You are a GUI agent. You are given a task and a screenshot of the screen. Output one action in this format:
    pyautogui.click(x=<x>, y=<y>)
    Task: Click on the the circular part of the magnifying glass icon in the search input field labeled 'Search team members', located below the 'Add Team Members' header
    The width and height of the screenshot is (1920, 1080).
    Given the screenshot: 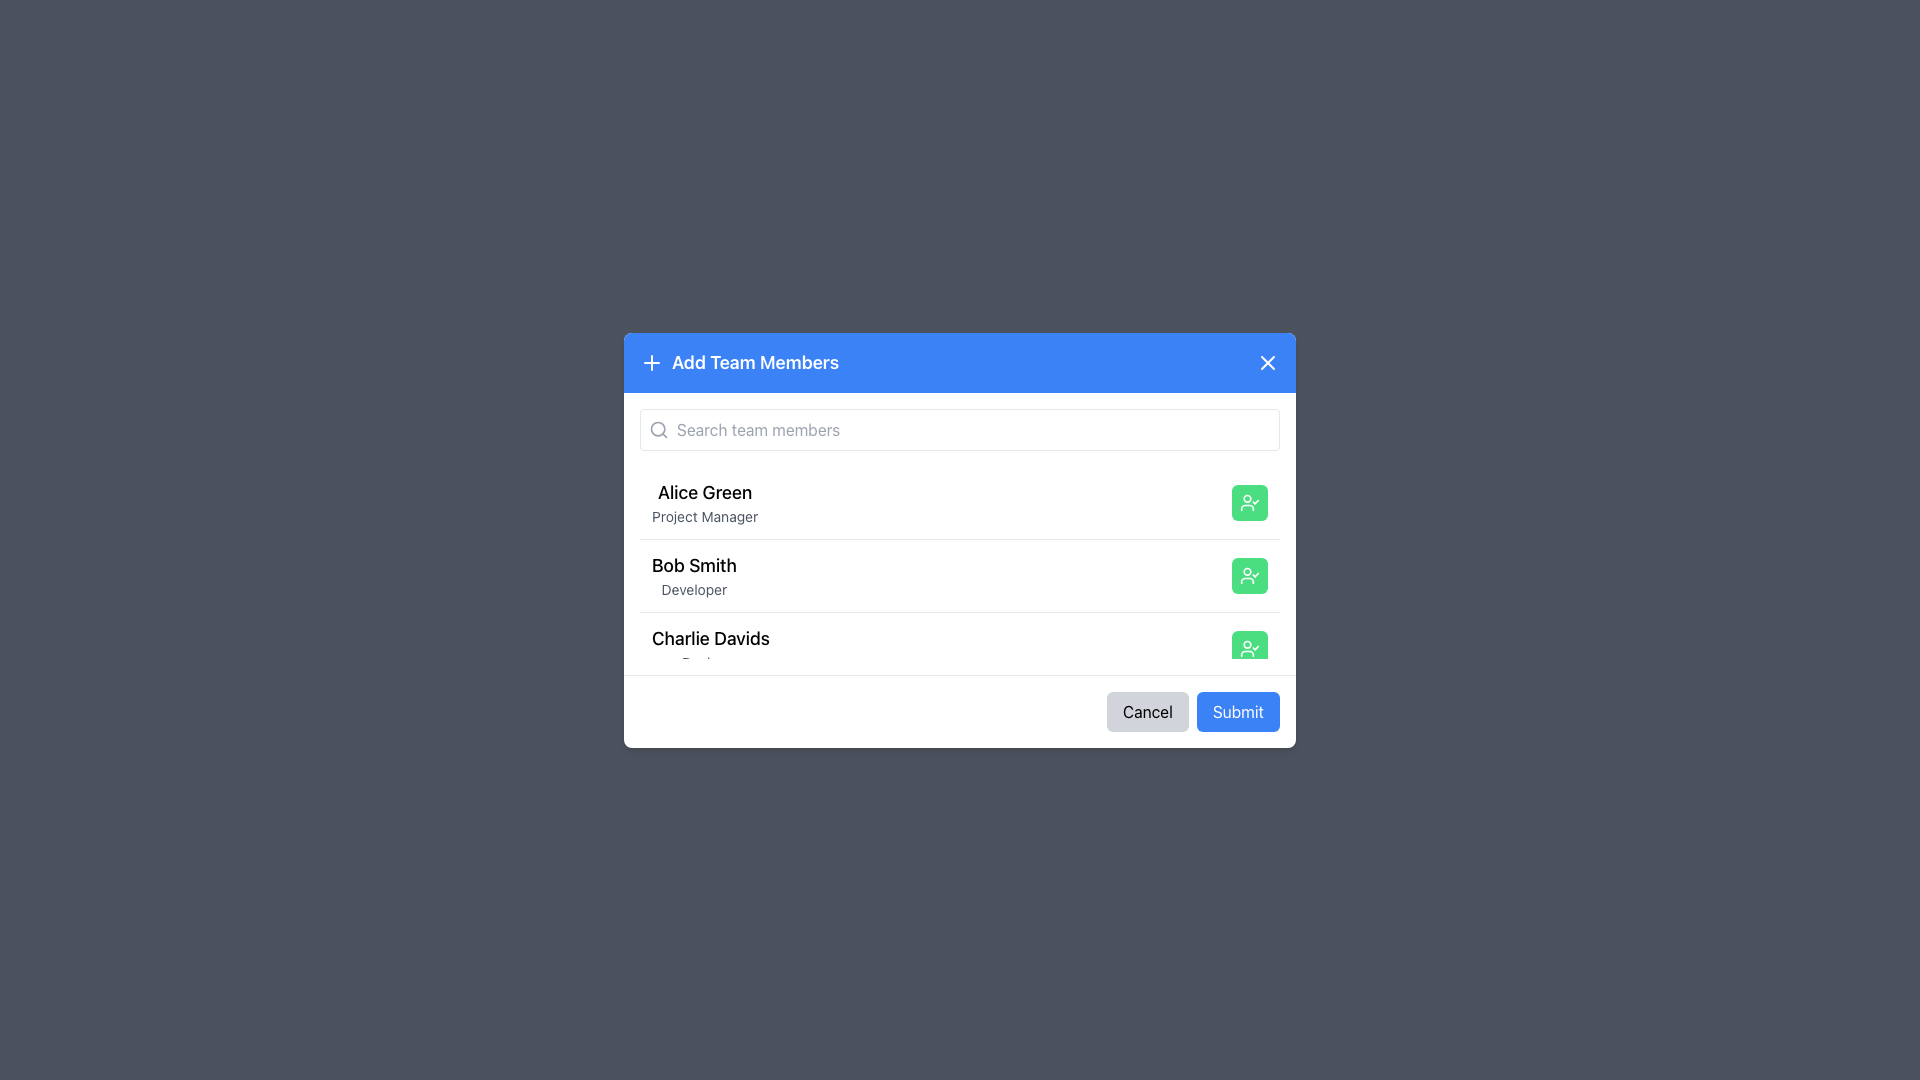 What is the action you would take?
    pyautogui.click(x=658, y=427)
    